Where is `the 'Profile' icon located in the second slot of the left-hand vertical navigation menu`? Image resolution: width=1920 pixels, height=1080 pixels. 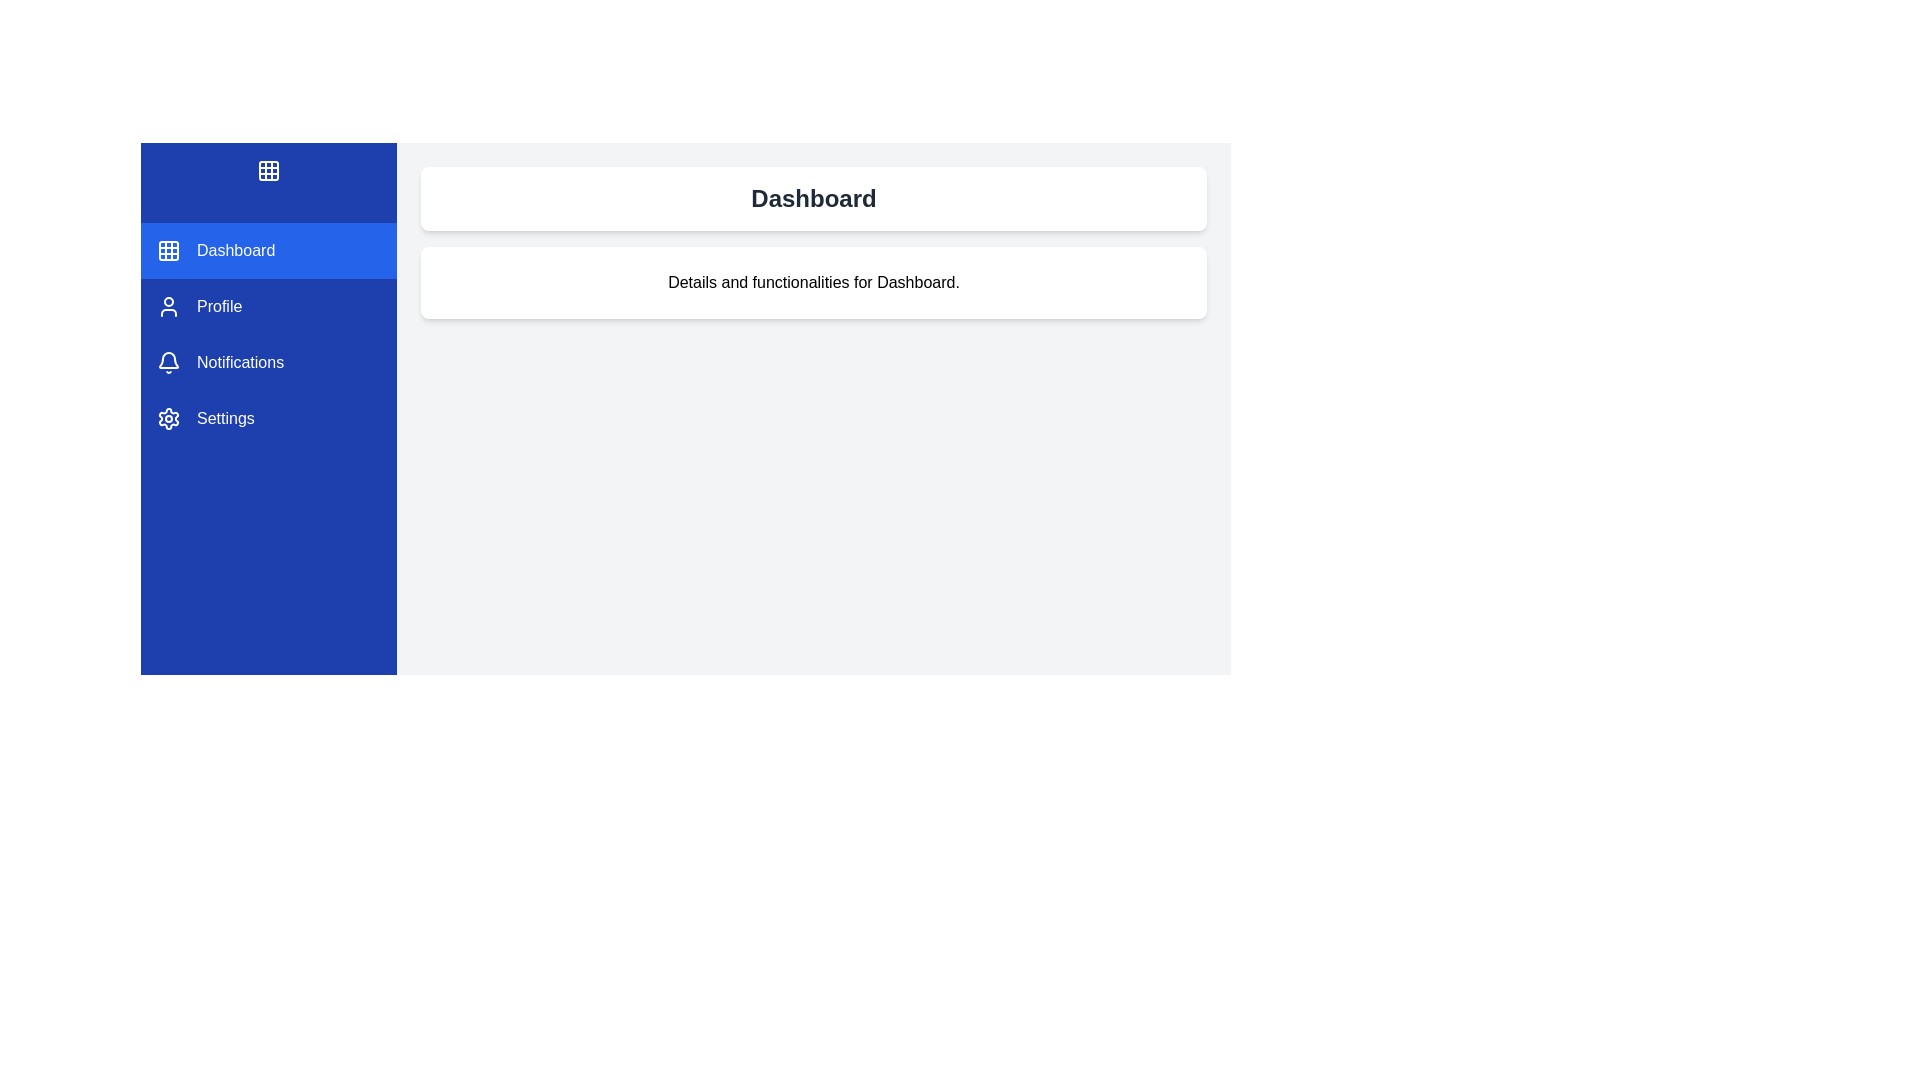
the 'Profile' icon located in the second slot of the left-hand vertical navigation menu is located at coordinates (168, 307).